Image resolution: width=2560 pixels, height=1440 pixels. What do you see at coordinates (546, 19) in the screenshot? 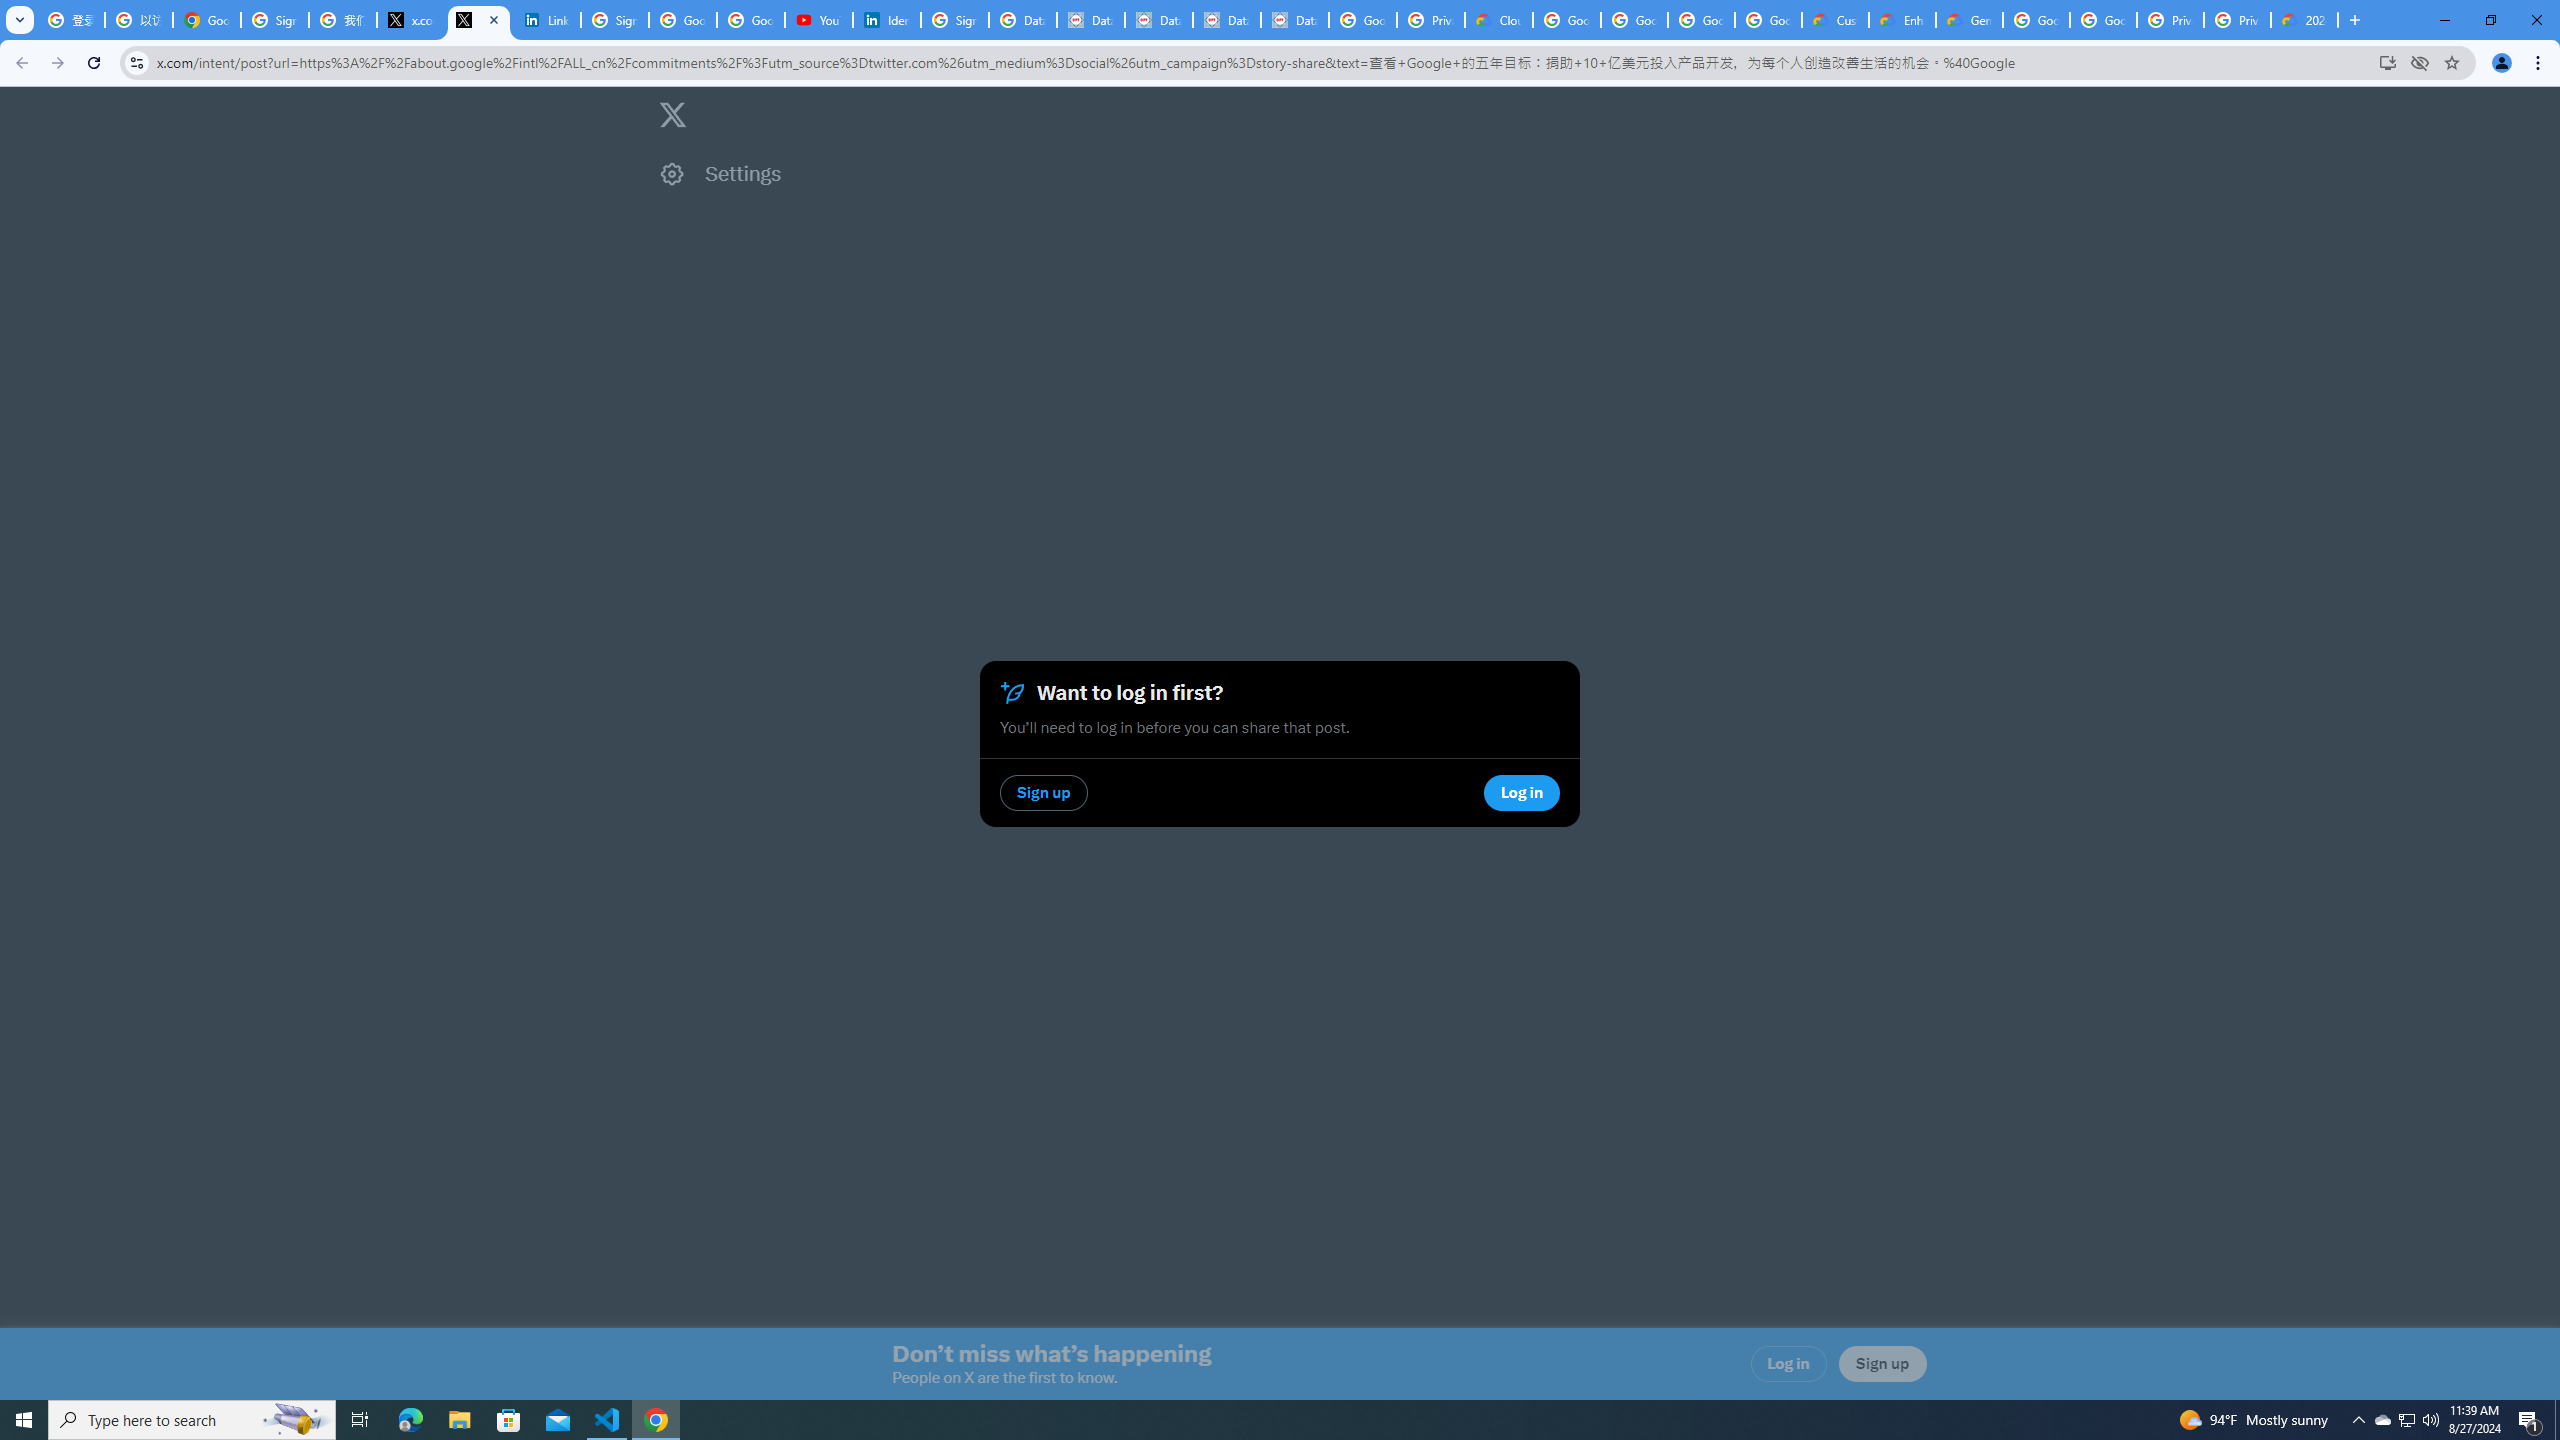
I see `'LinkedIn Privacy Policy'` at bounding box center [546, 19].